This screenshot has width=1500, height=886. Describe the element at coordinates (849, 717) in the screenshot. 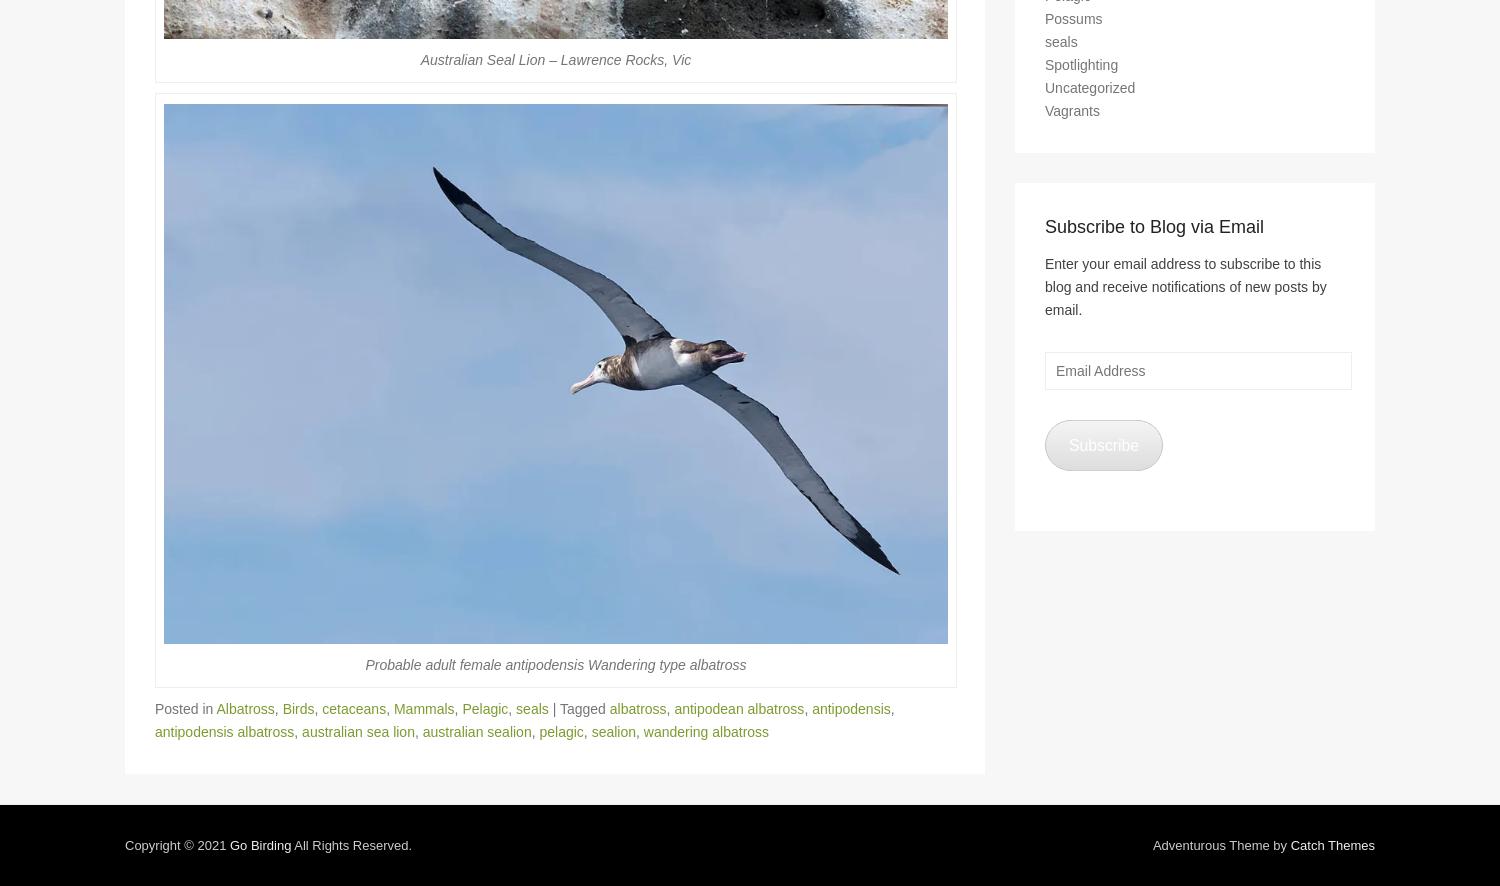

I see `'antipodensis'` at that location.